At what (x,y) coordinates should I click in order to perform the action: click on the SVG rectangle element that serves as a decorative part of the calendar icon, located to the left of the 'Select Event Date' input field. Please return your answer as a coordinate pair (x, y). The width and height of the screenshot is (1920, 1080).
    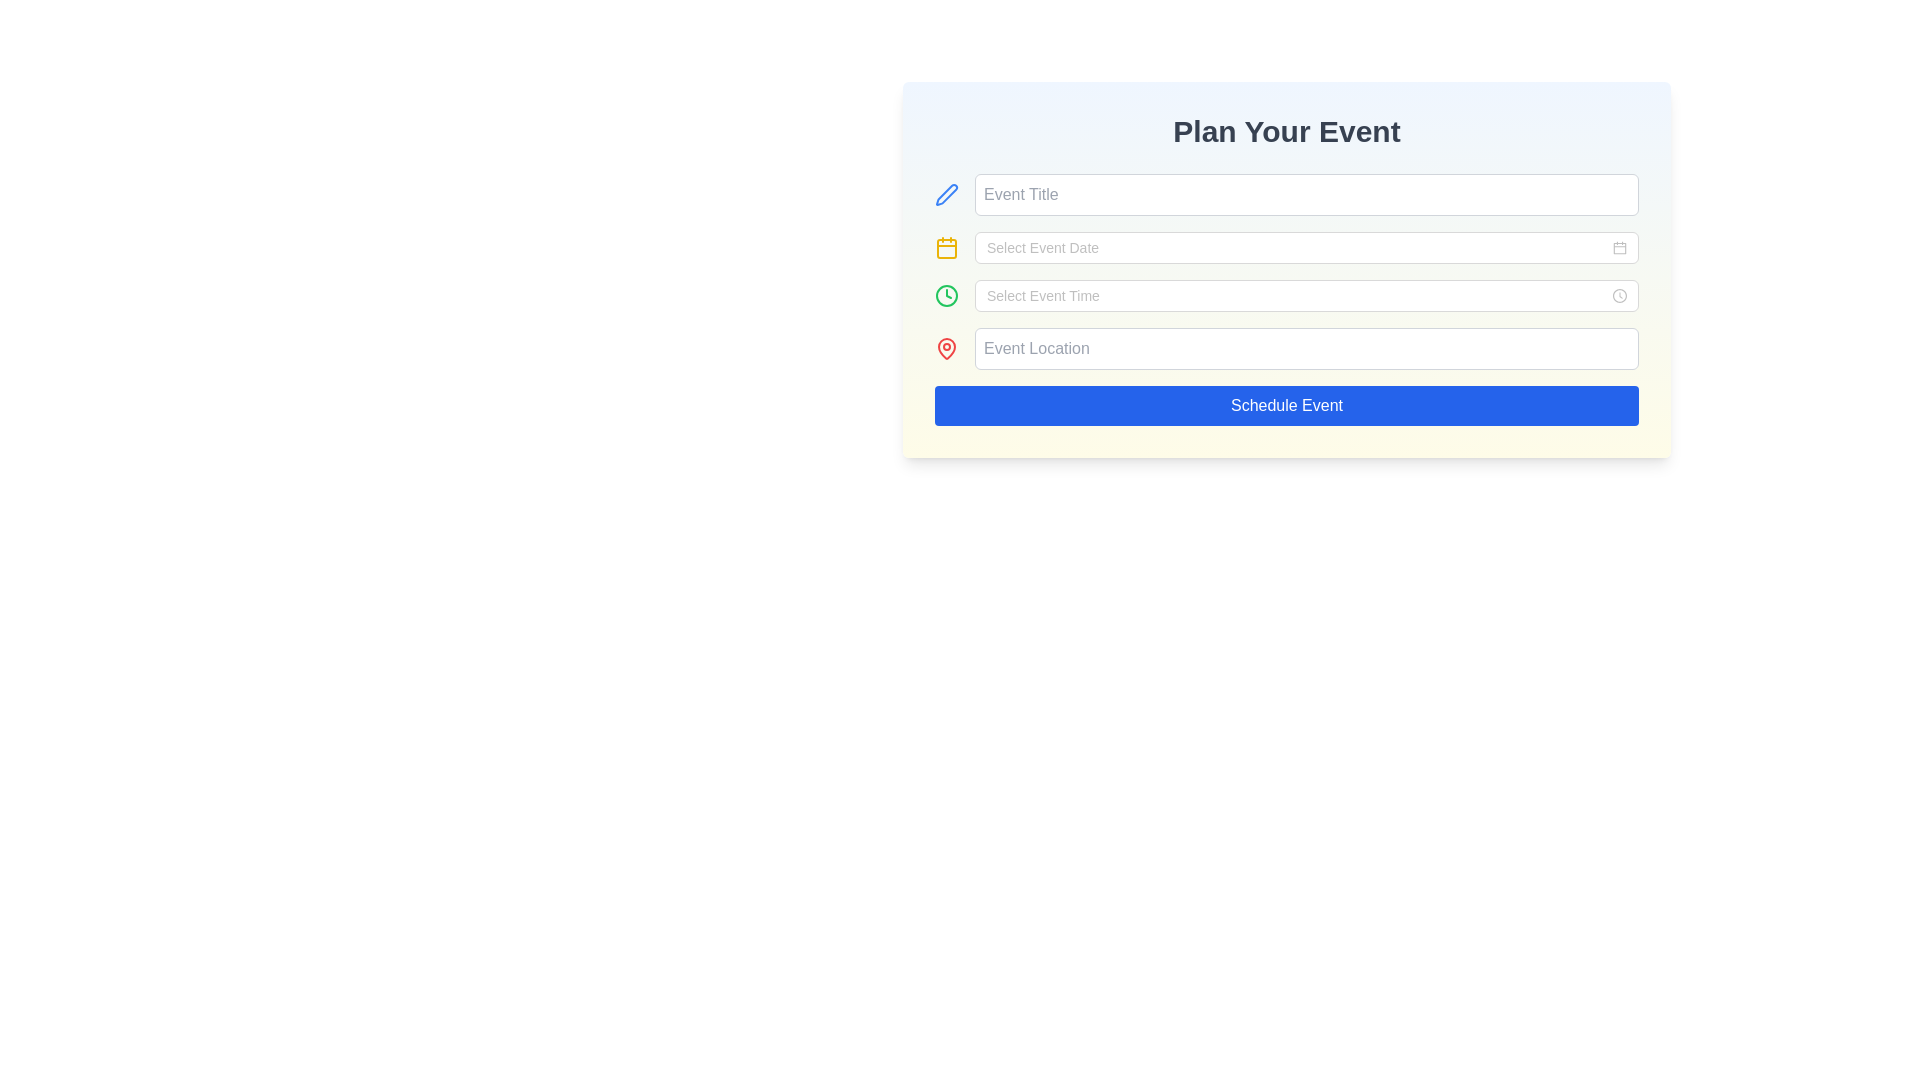
    Looking at the image, I should click on (945, 248).